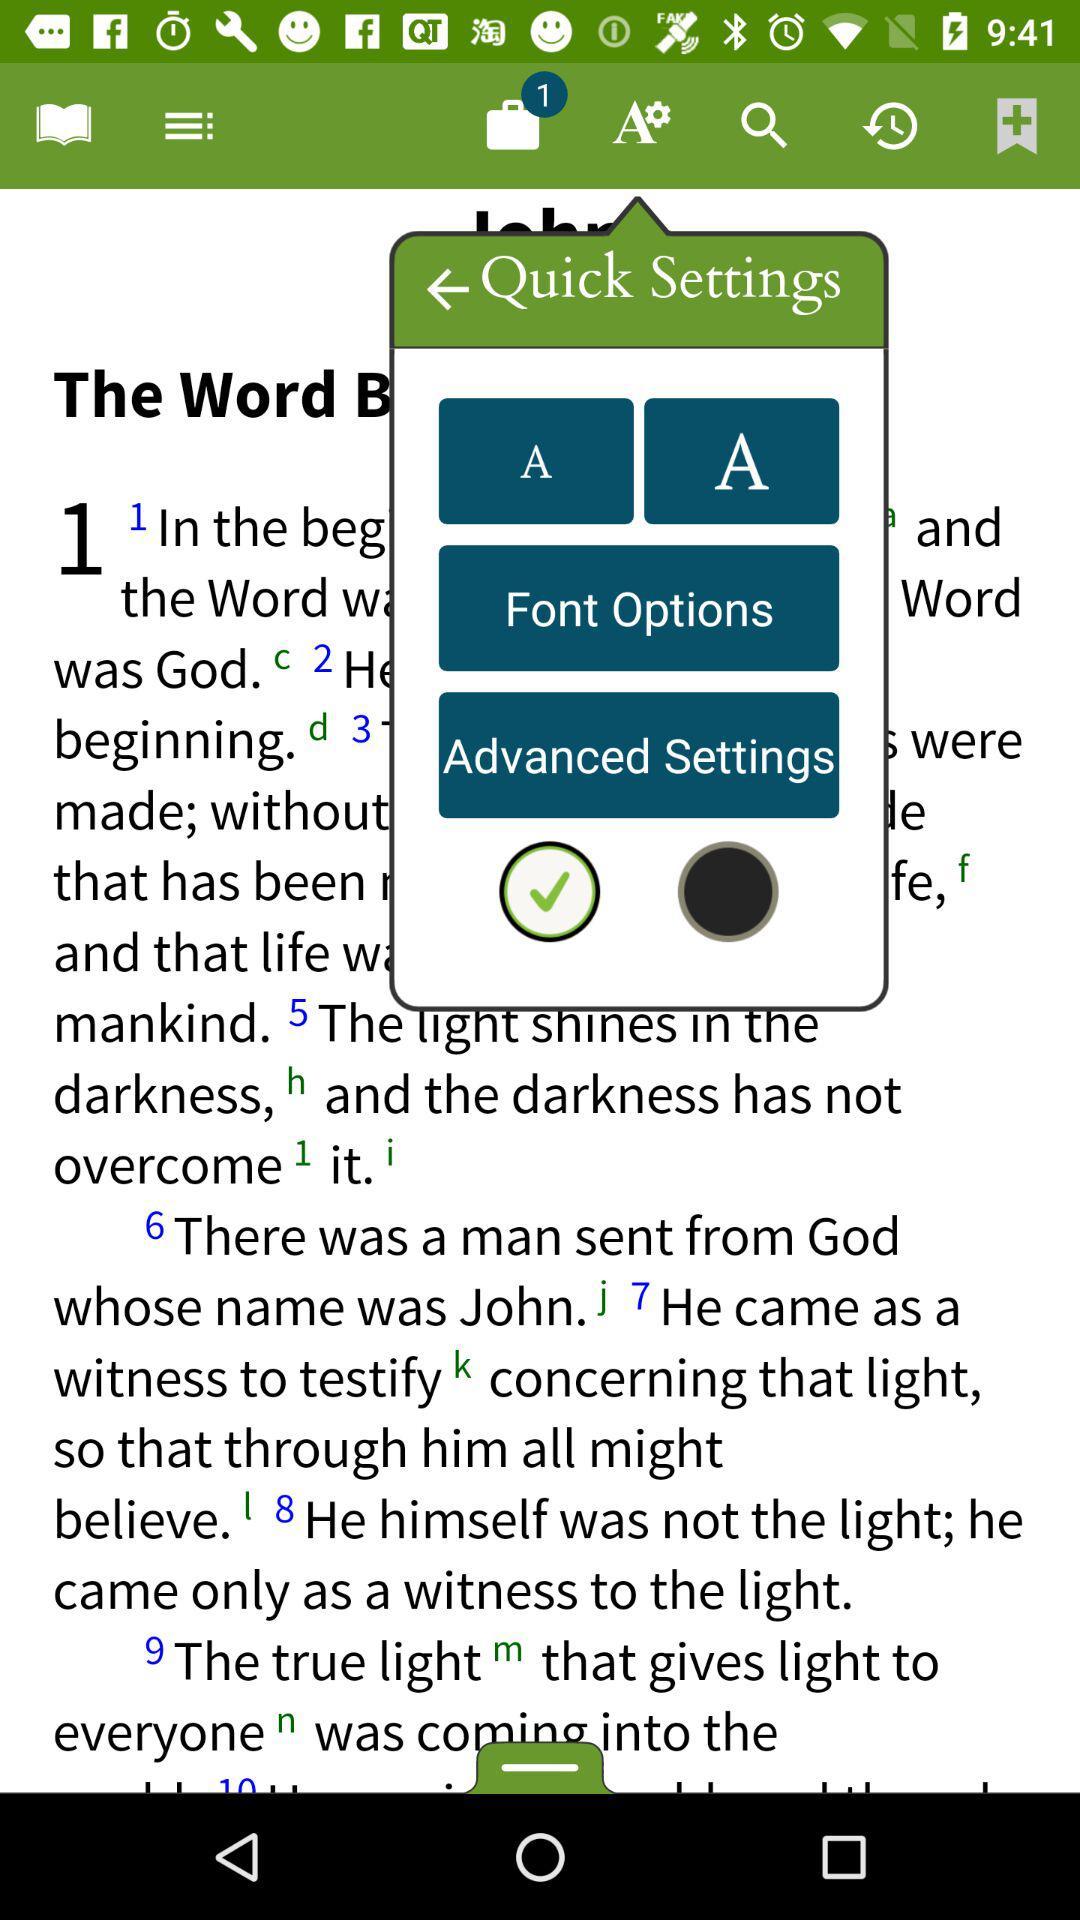 Image resolution: width=1080 pixels, height=1920 pixels. I want to click on font size, so click(535, 460).